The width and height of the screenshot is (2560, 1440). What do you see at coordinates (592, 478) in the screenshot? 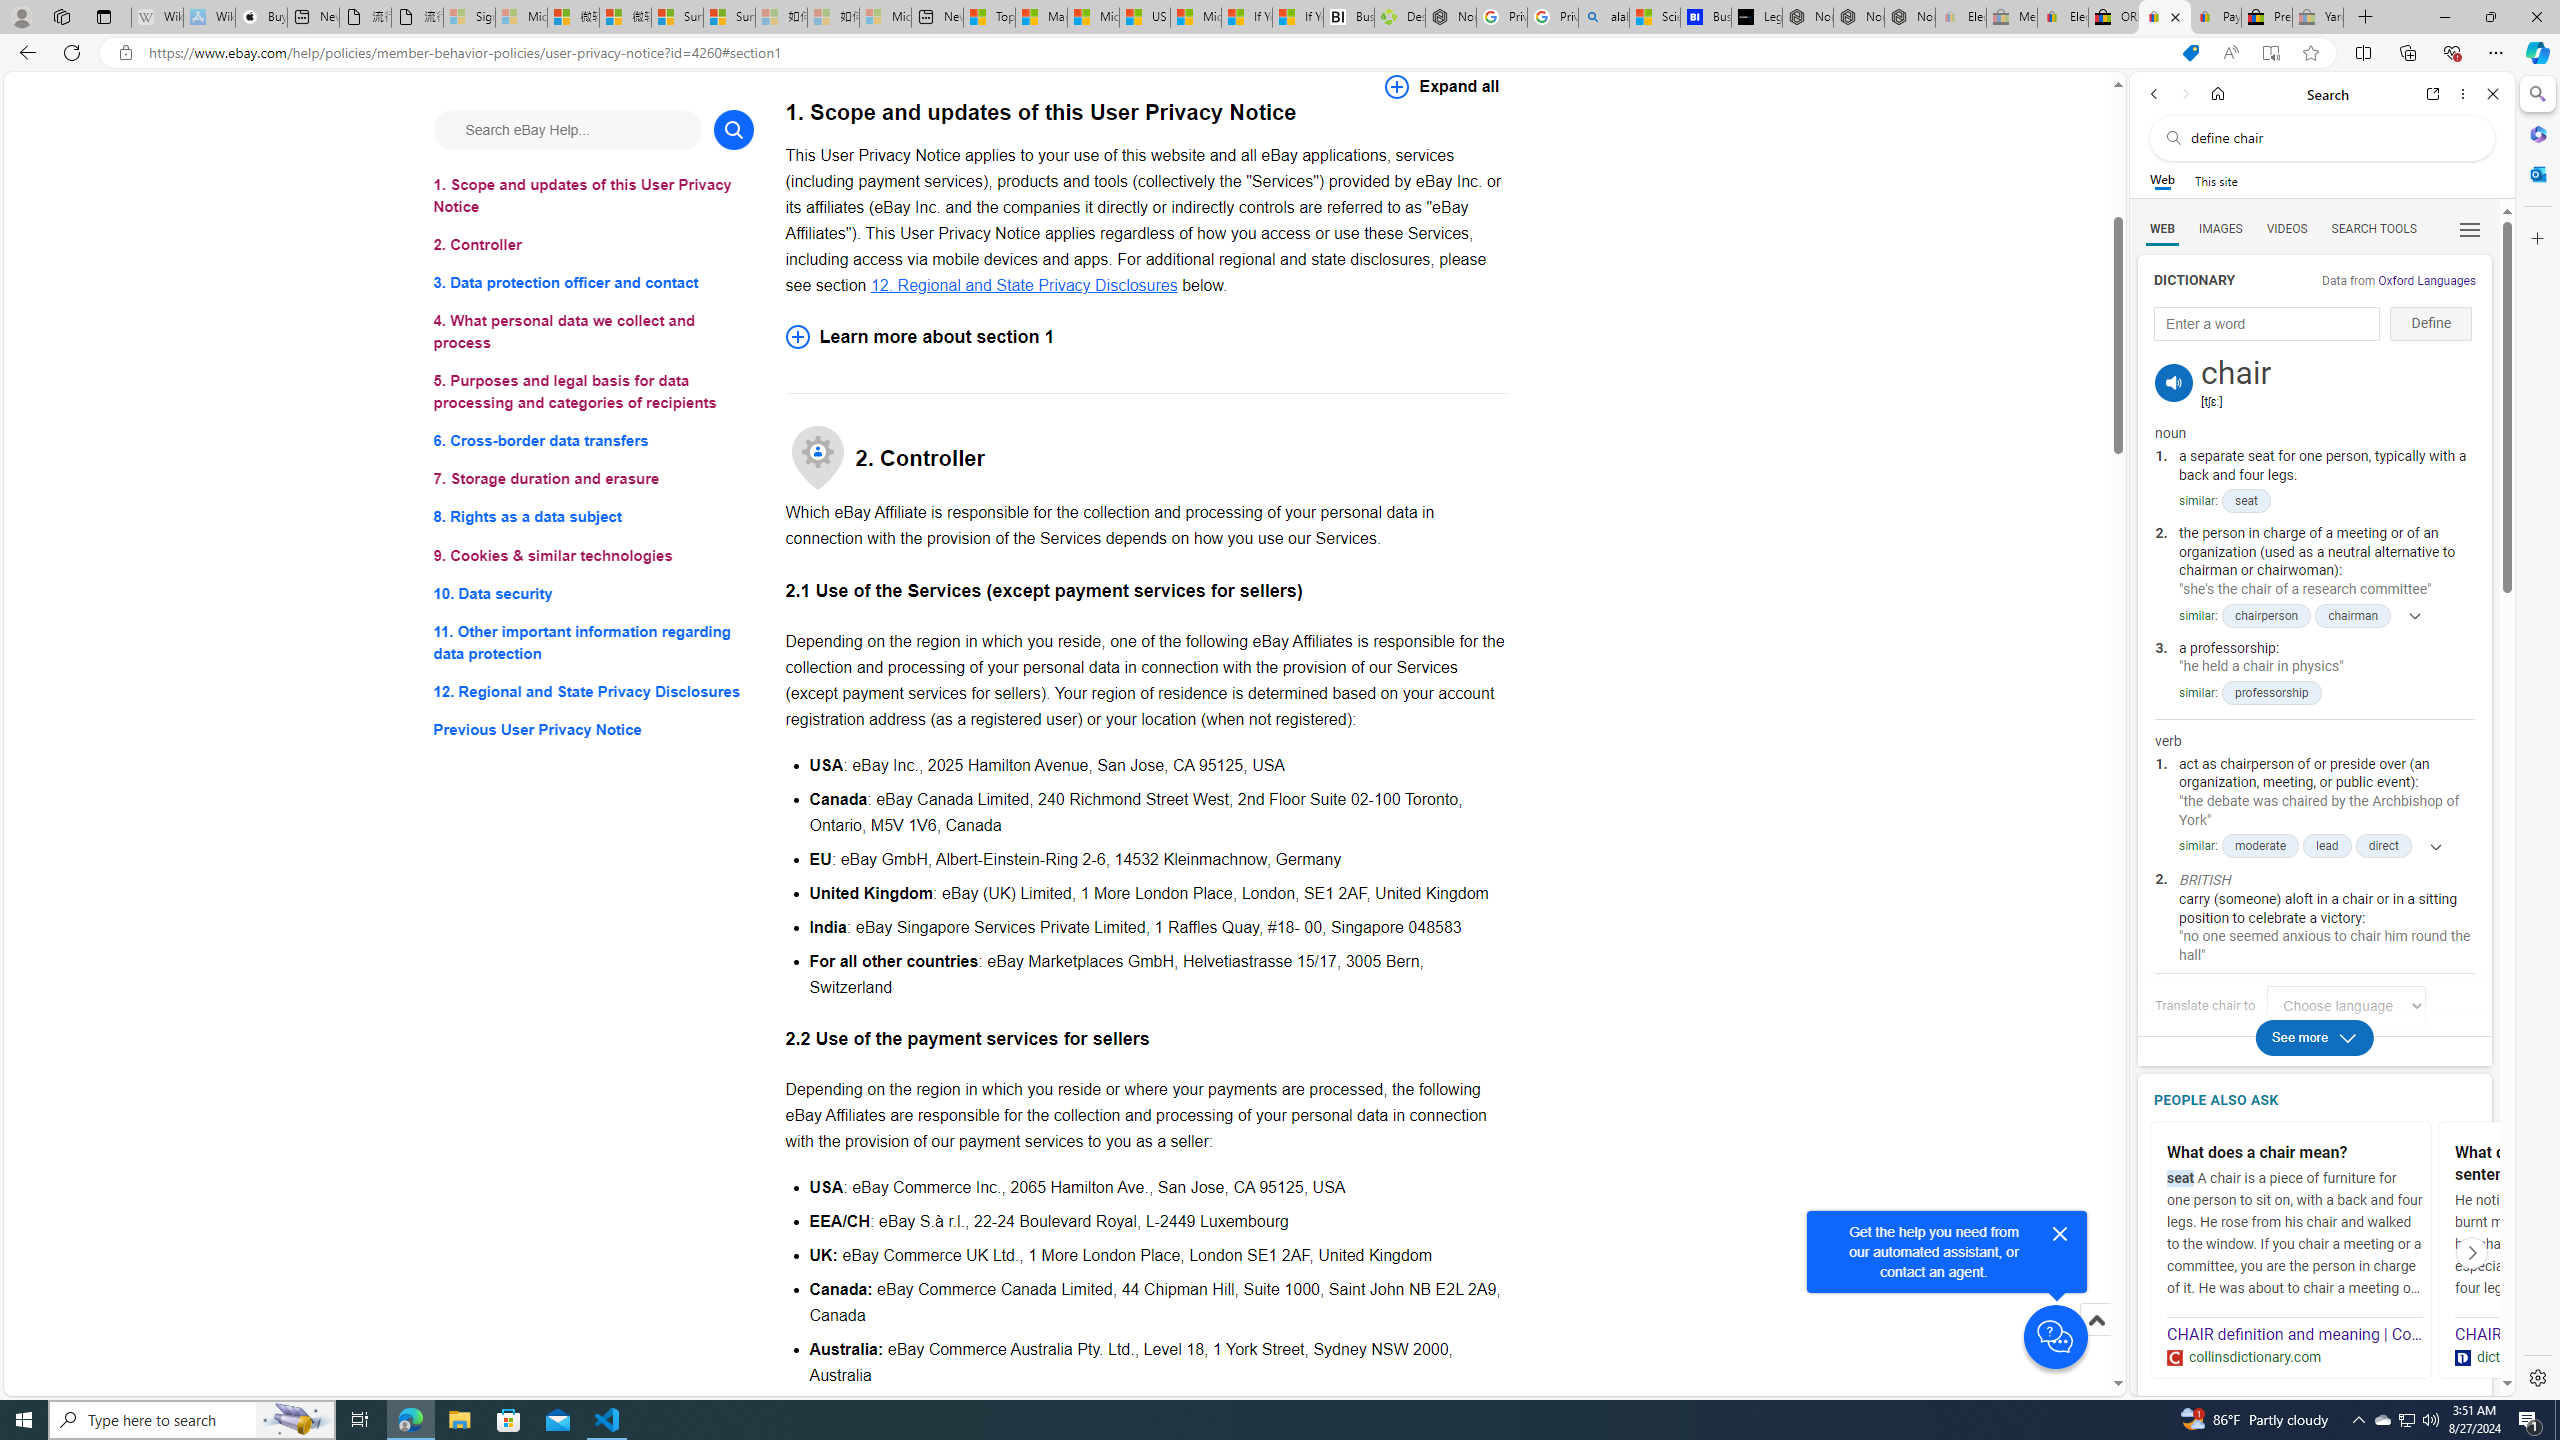
I see `'7. Storage duration and erasure'` at bounding box center [592, 478].